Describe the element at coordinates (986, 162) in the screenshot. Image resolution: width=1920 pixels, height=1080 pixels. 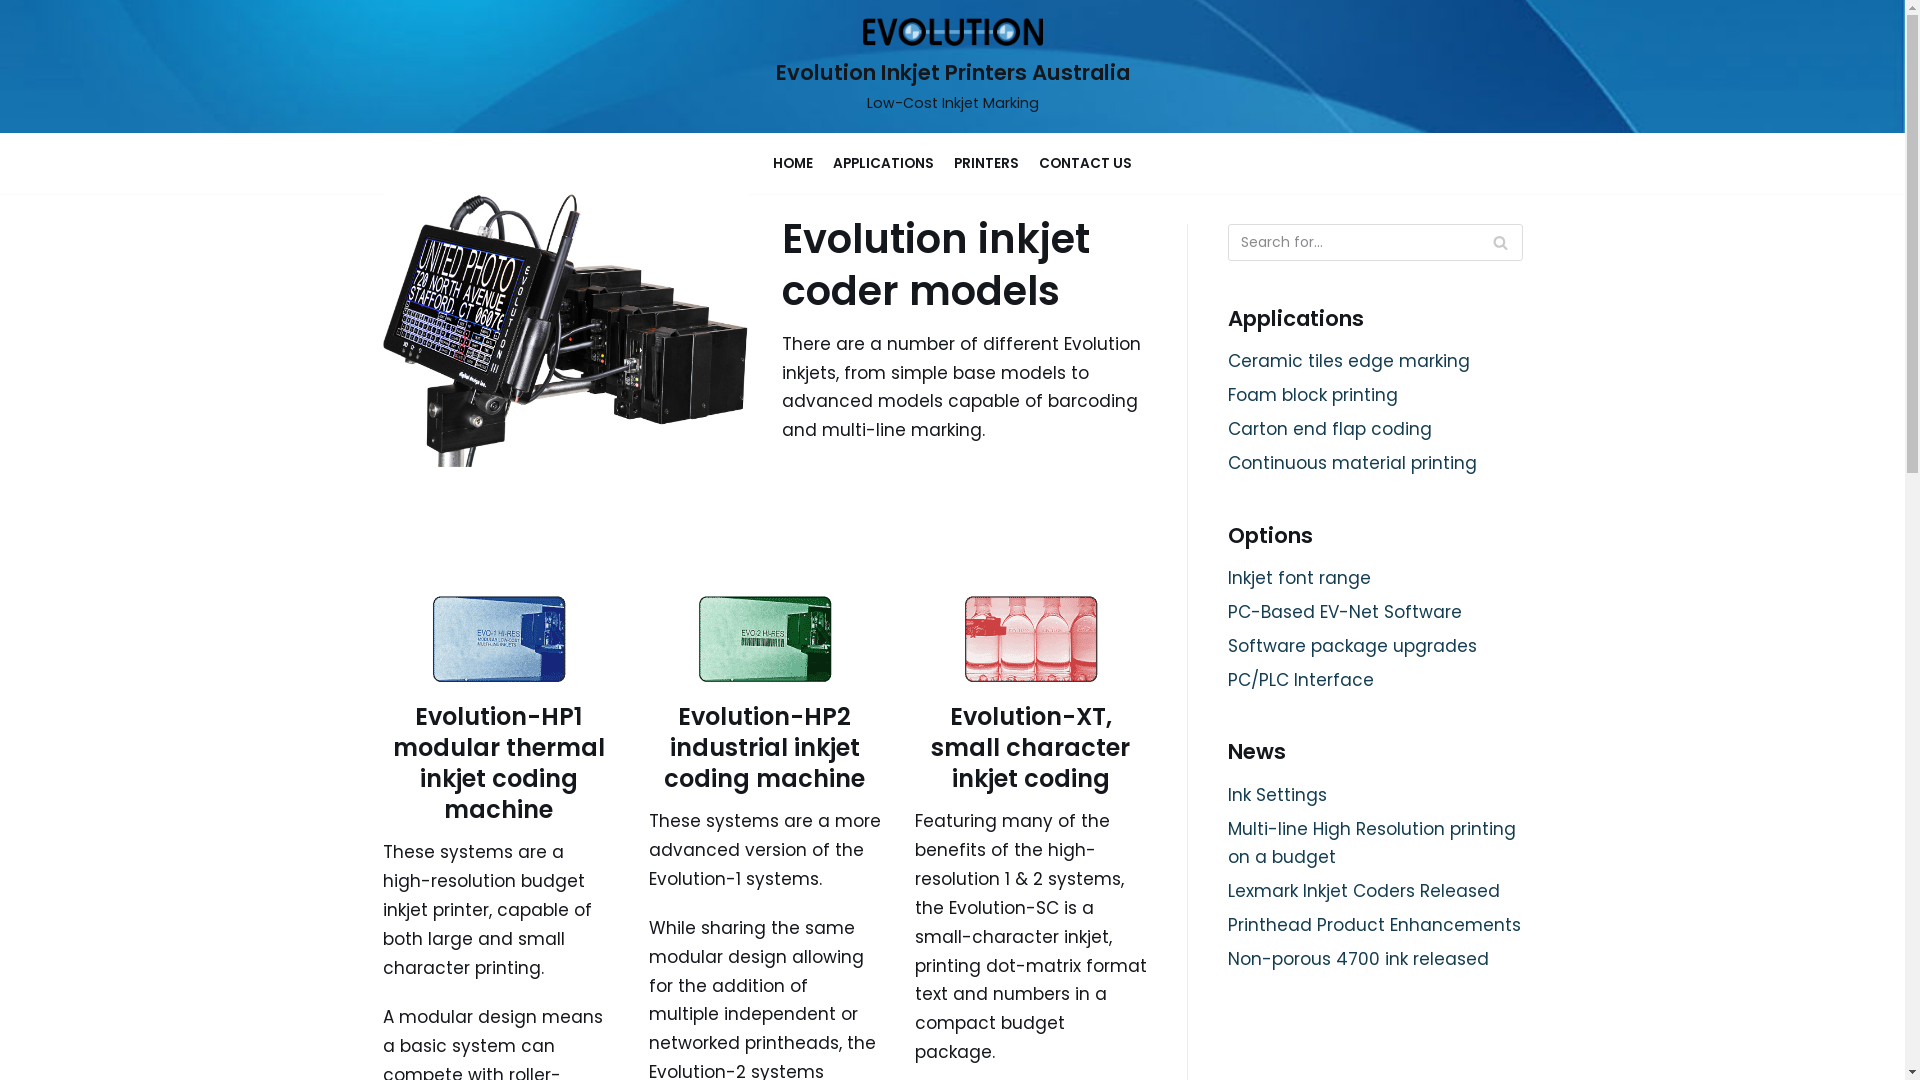
I see `'PRINTERS'` at that location.